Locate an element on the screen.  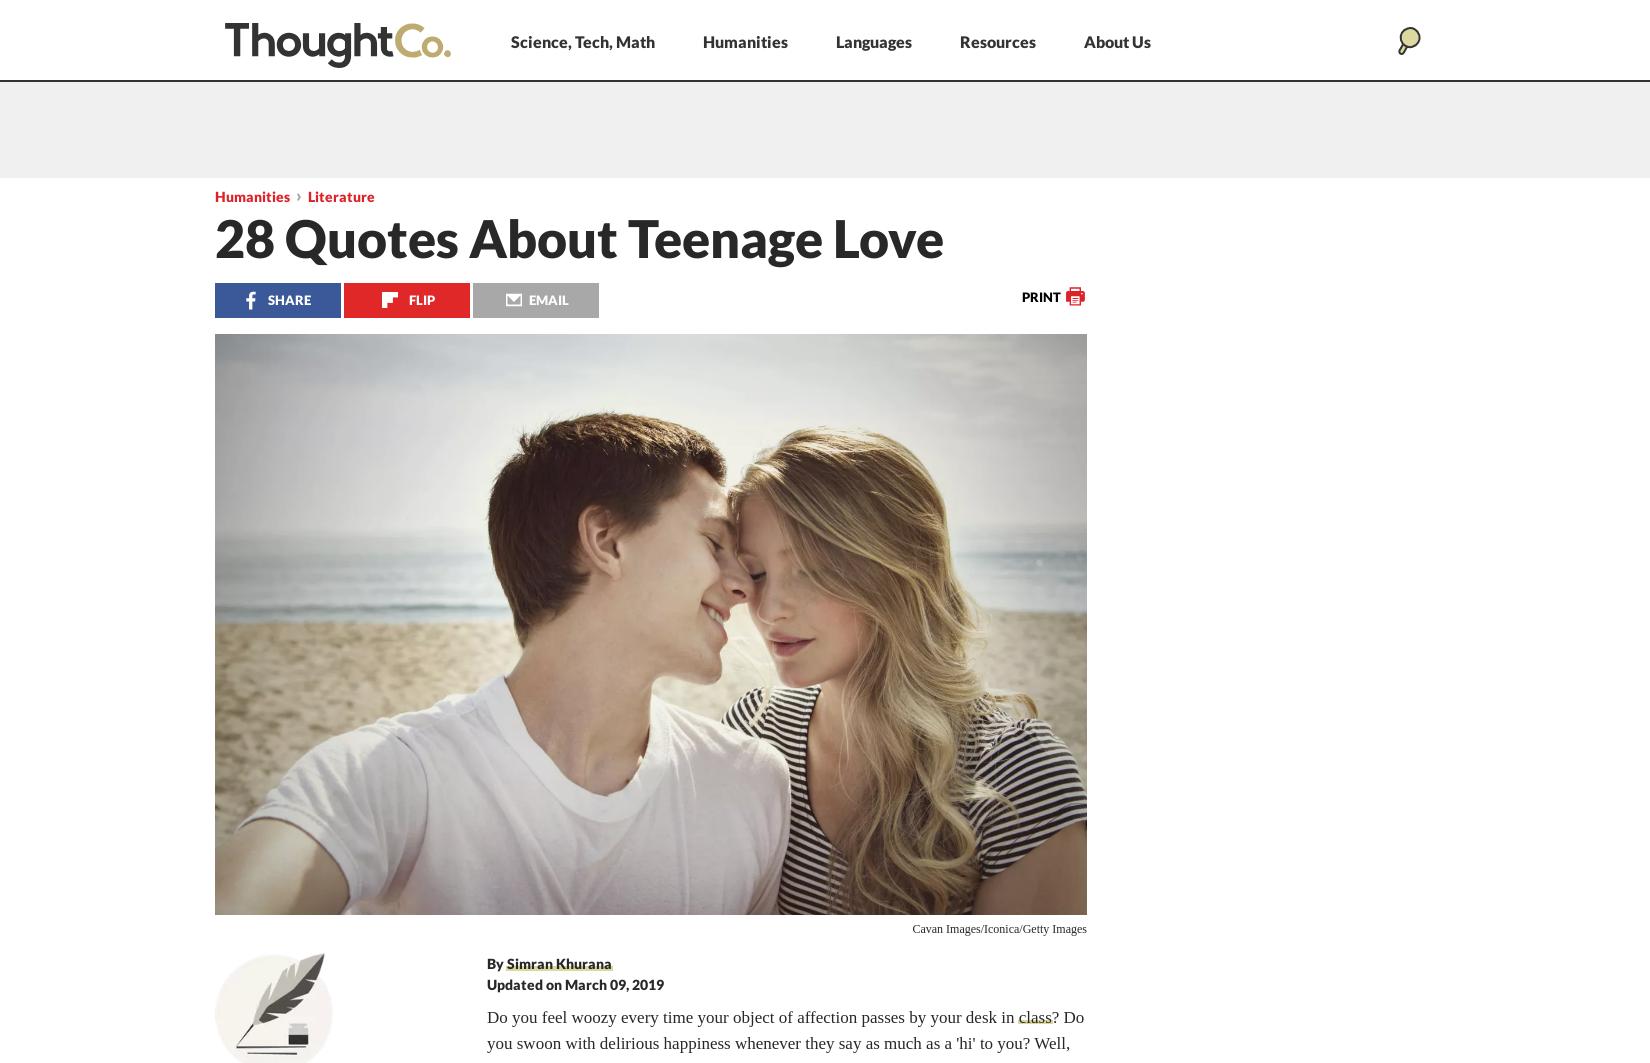
'28 Quotes About Teenage Love' is located at coordinates (578, 238).